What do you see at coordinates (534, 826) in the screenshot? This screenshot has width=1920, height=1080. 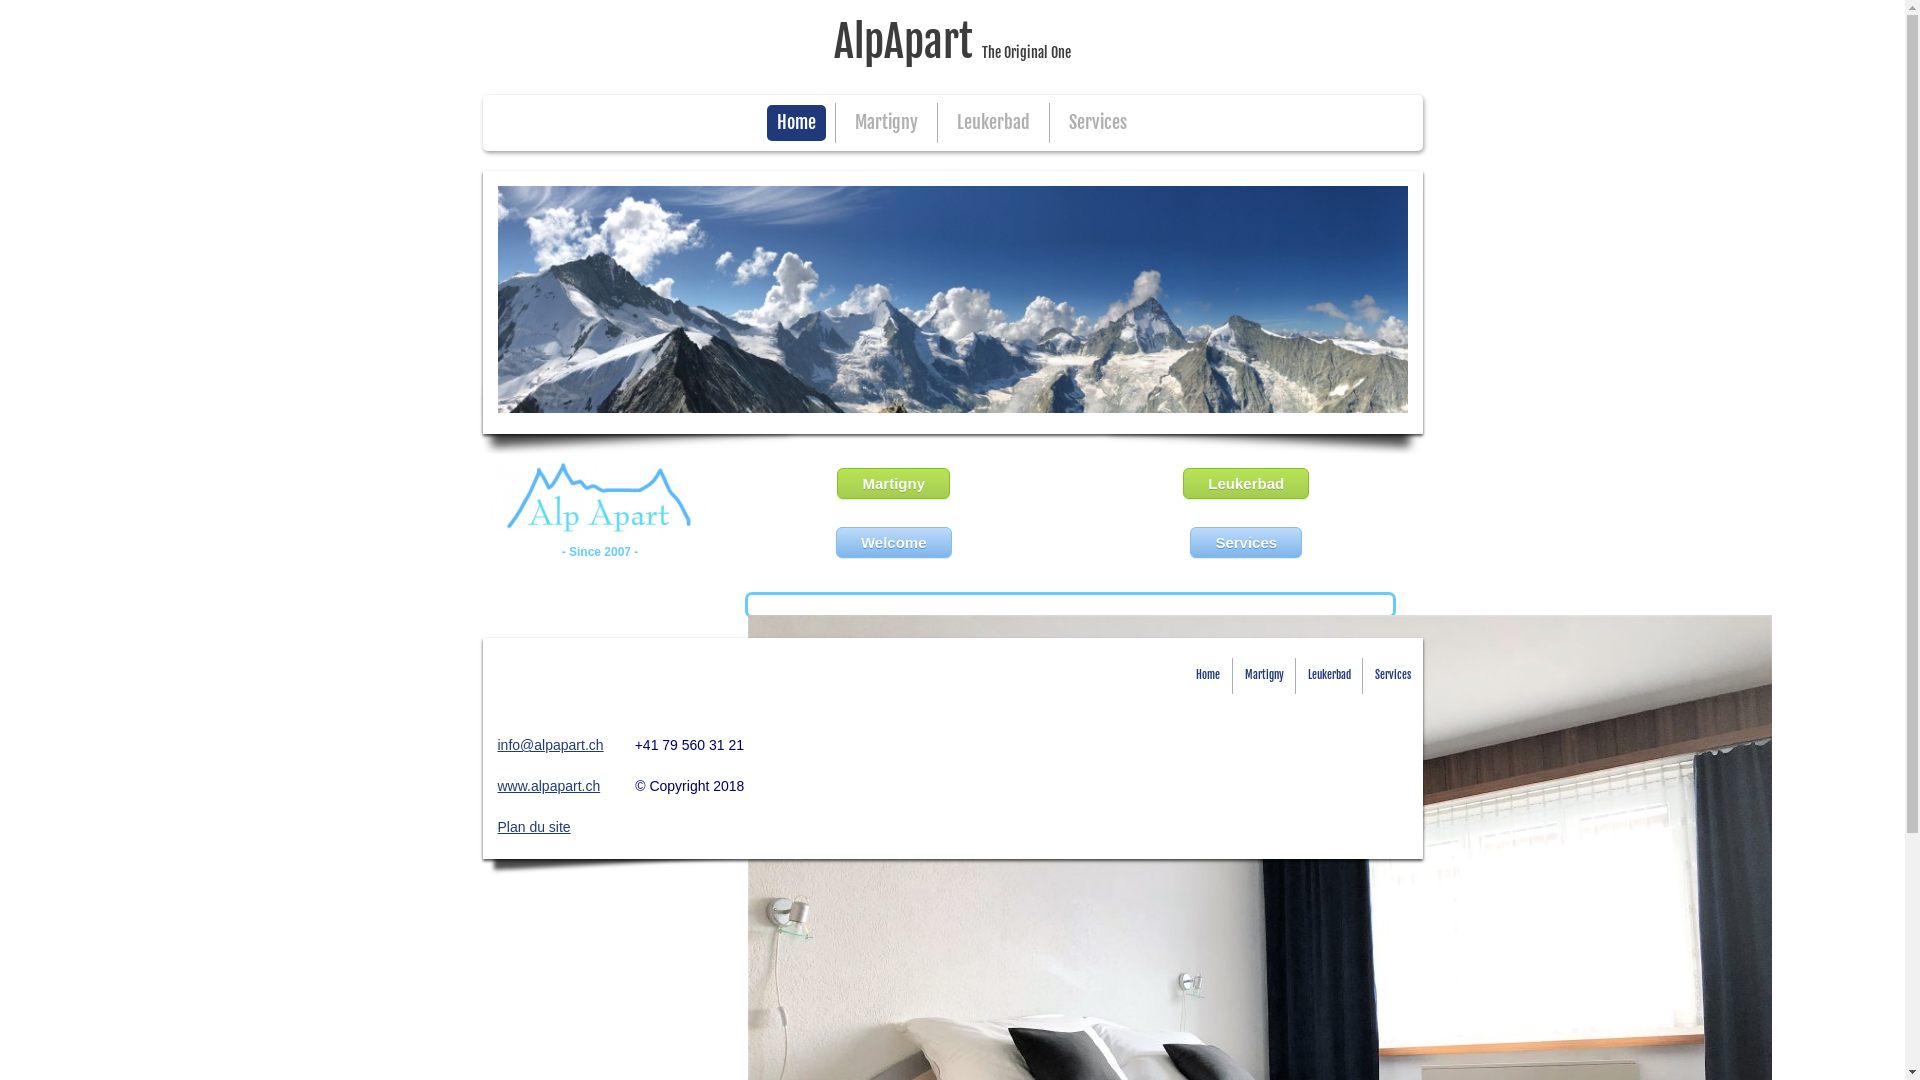 I see `'Plan du site'` at bounding box center [534, 826].